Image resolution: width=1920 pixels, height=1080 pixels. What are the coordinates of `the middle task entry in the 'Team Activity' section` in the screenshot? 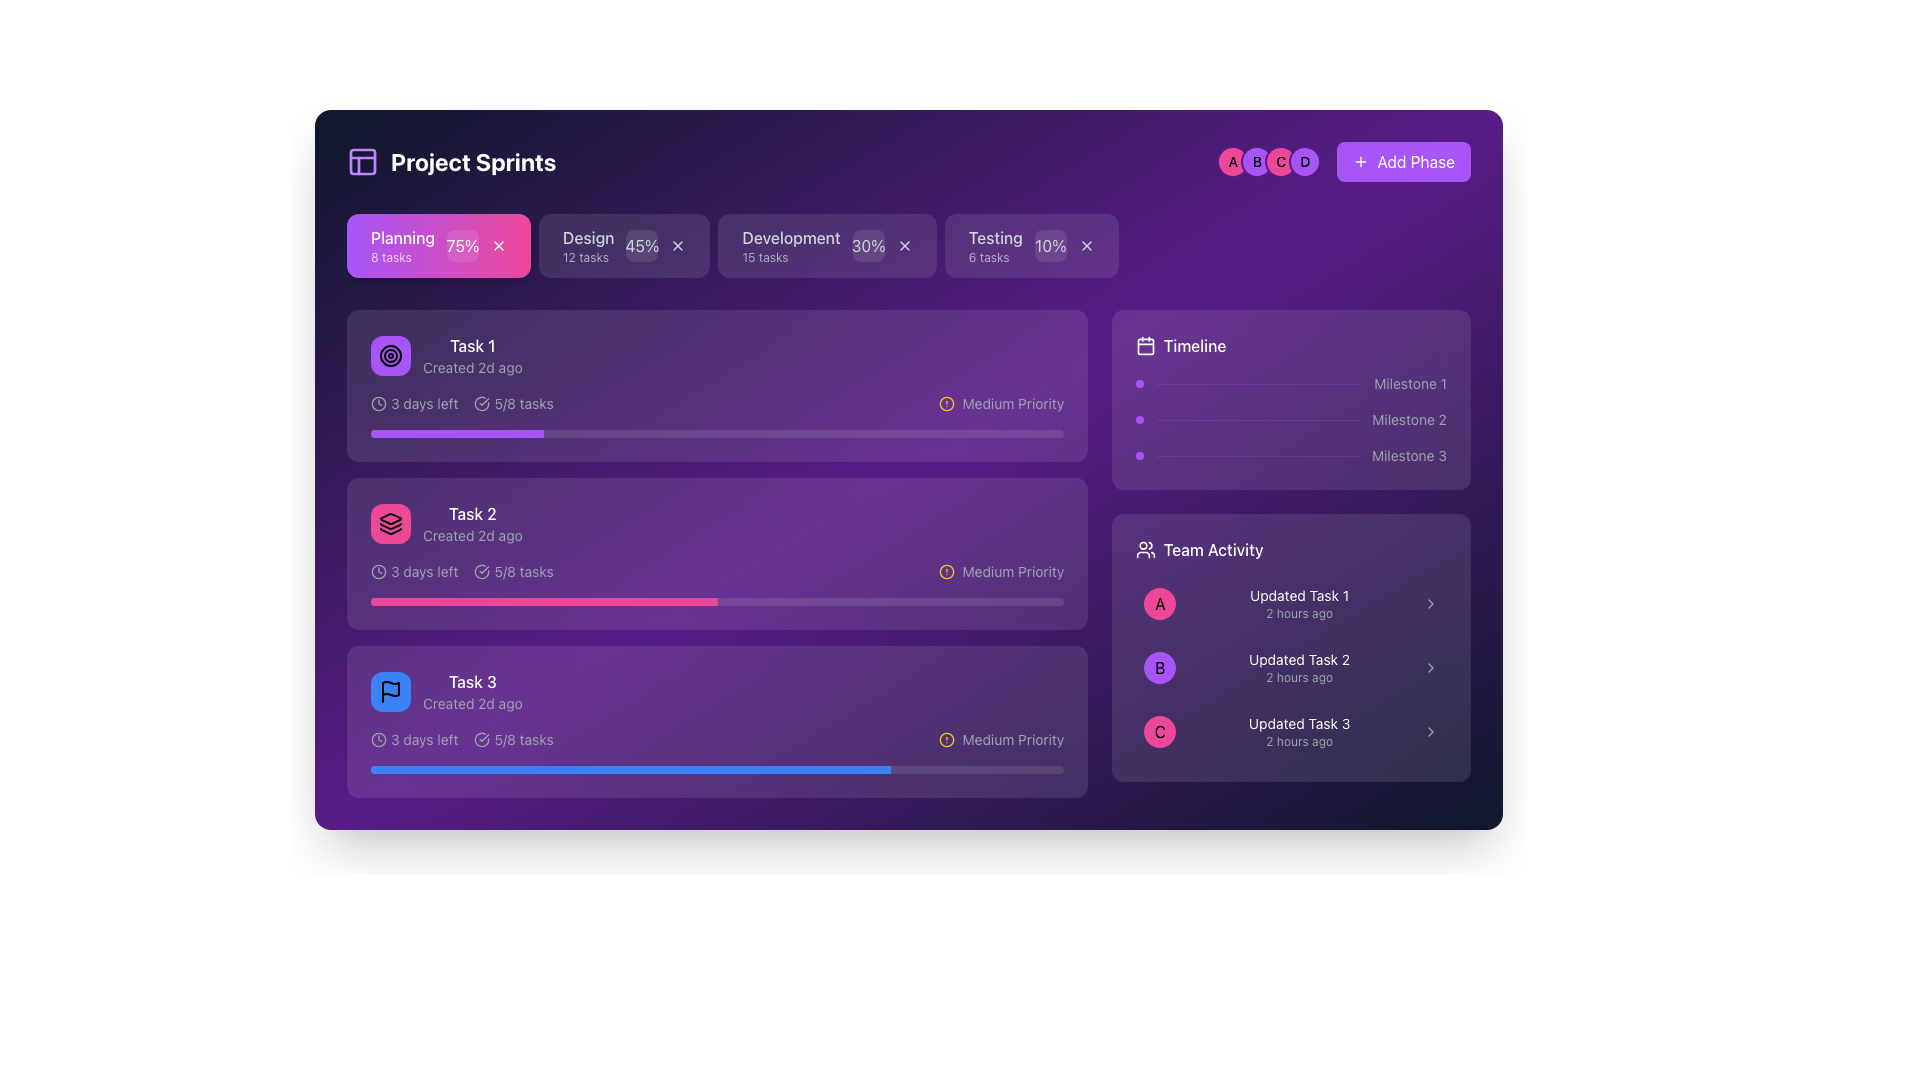 It's located at (1291, 667).